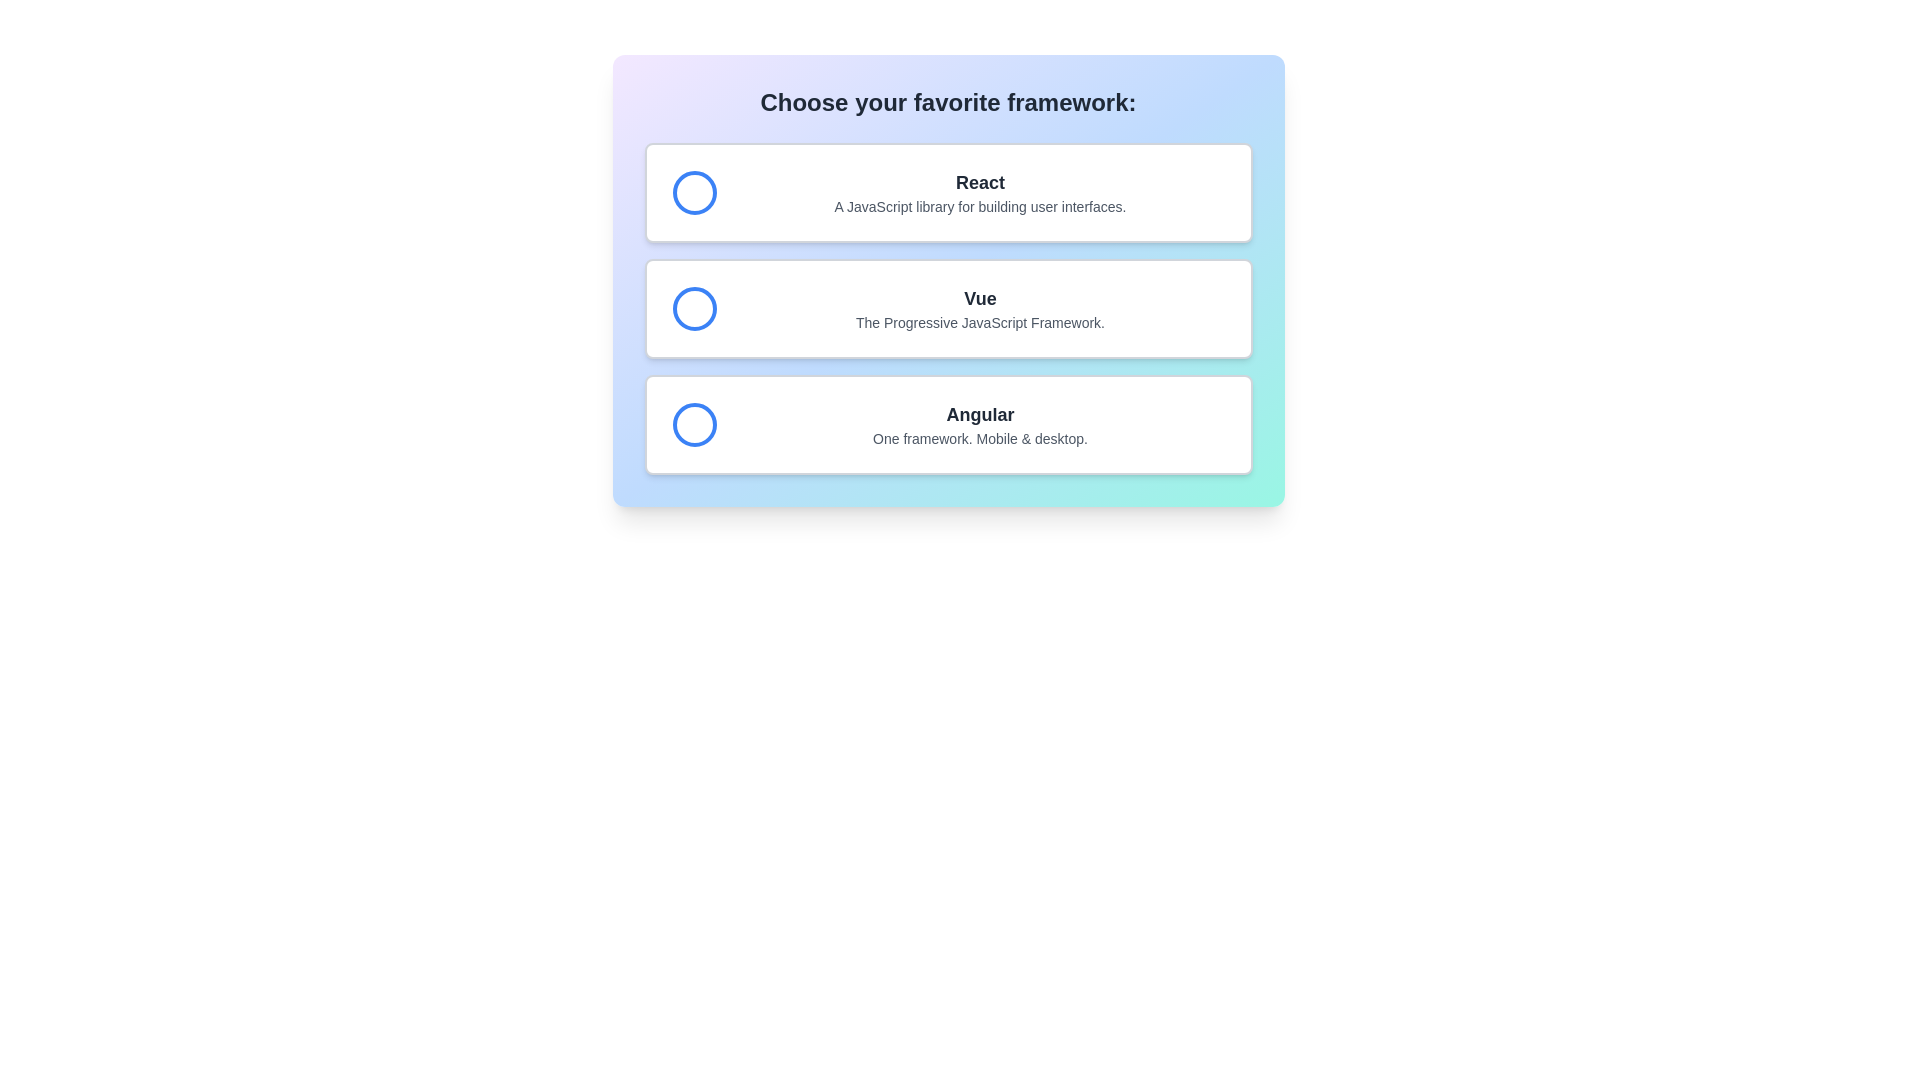 This screenshot has width=1920, height=1080. Describe the element at coordinates (947, 423) in the screenshot. I see `the third clickable card option in the list to observe the hover effects, which represents the selection for 'Angular'` at that location.